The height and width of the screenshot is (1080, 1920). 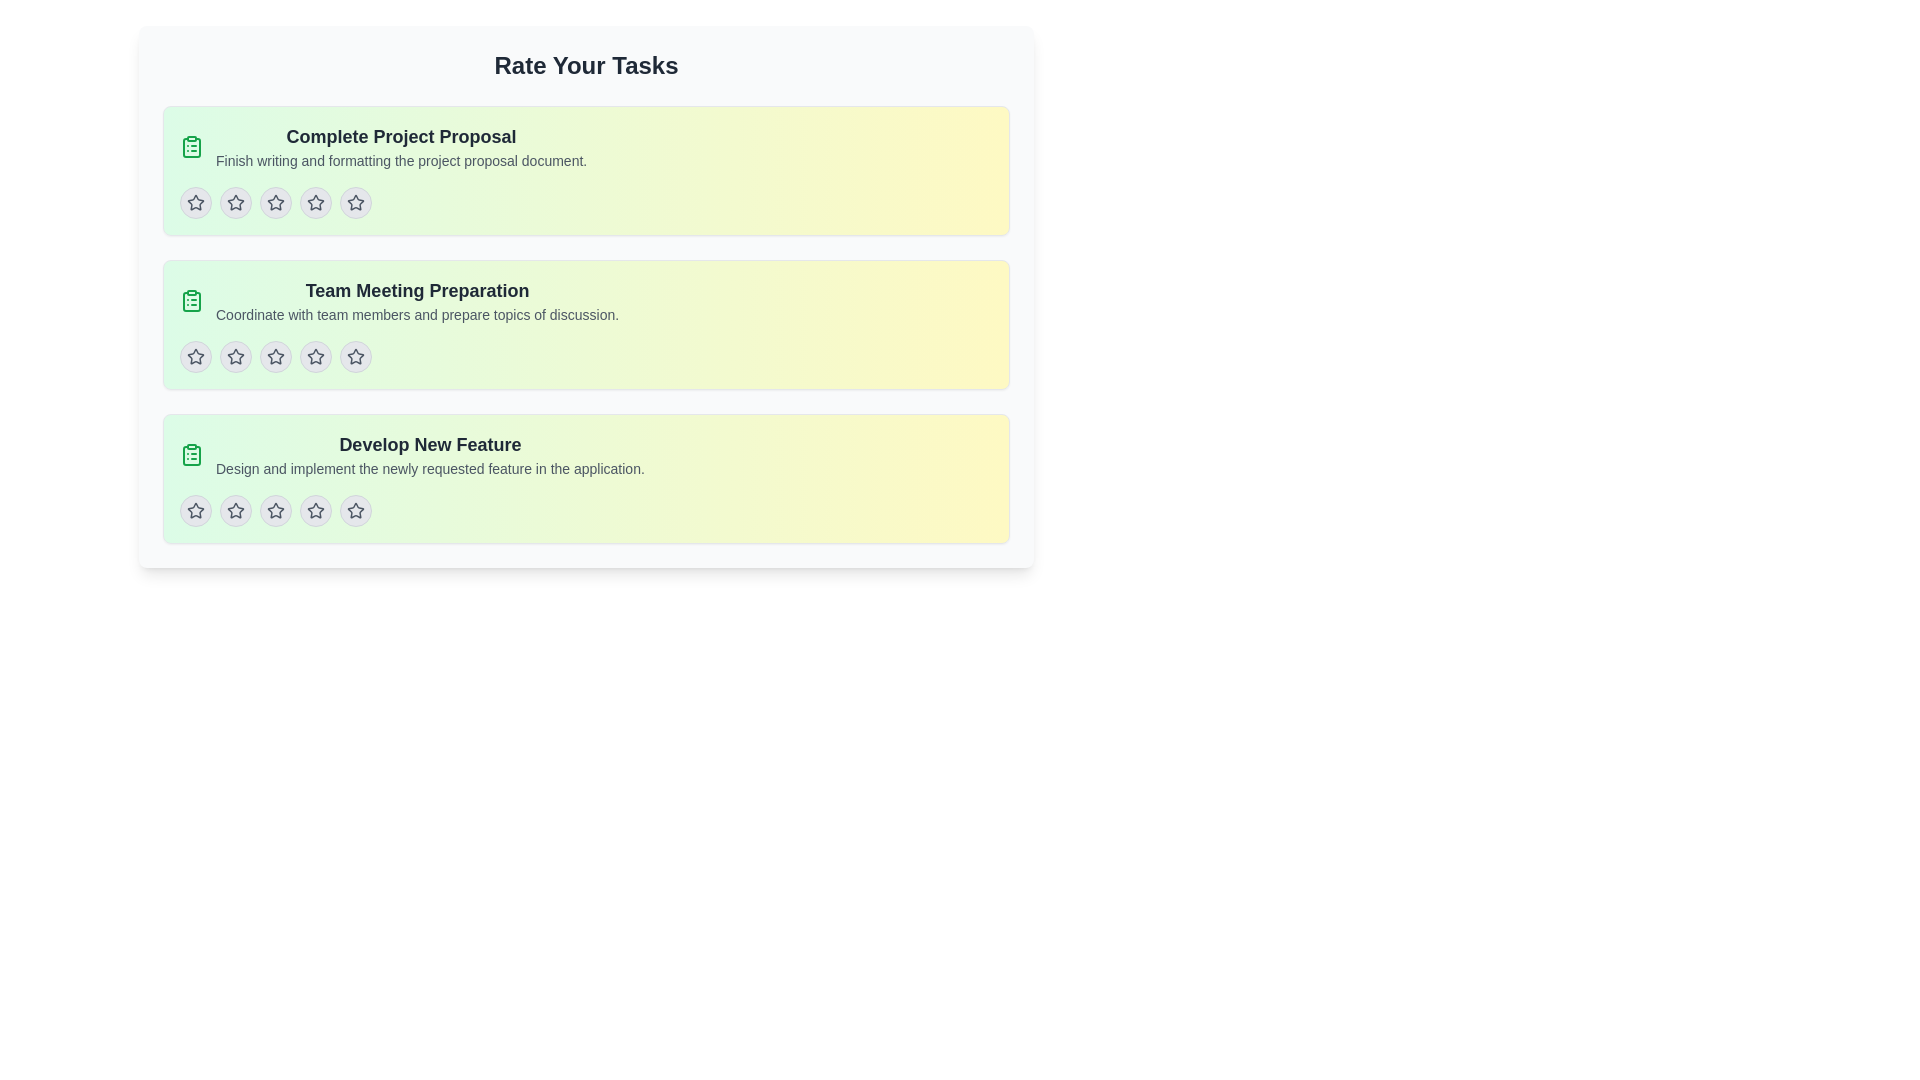 What do you see at coordinates (235, 203) in the screenshot?
I see `the first star icon in the rating indicator` at bounding box center [235, 203].